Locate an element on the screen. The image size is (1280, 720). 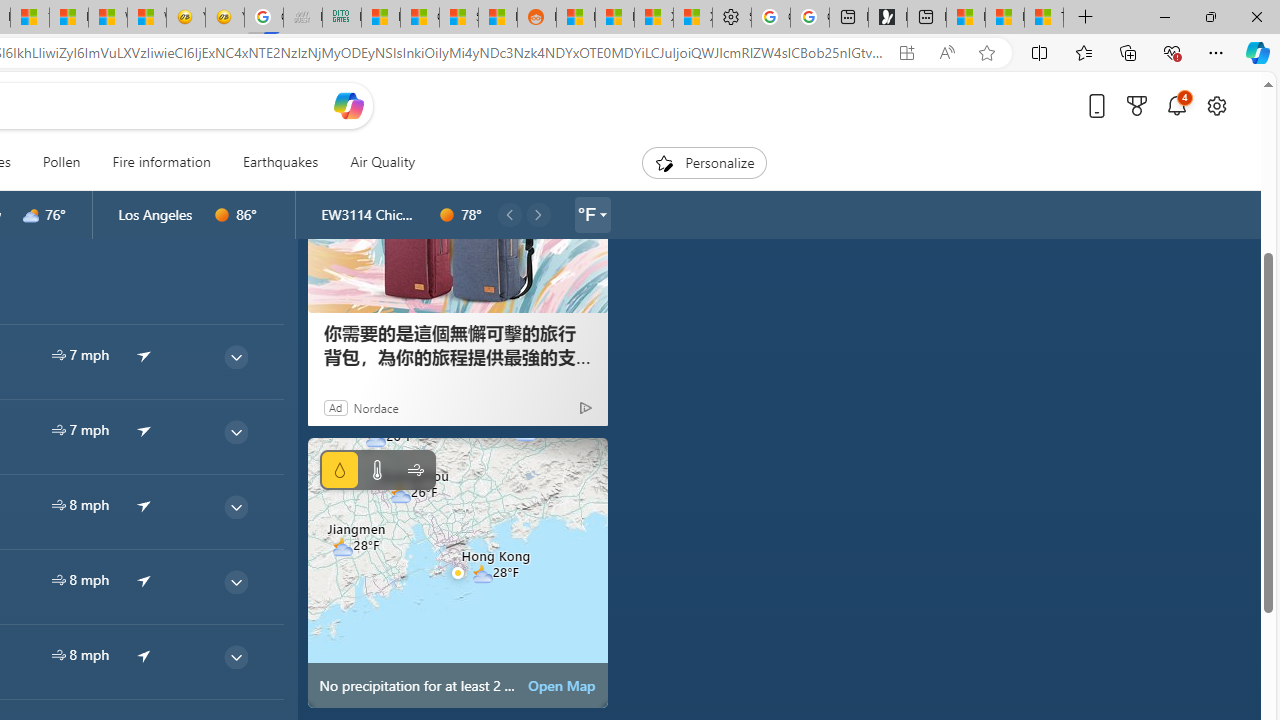
'common/thinArrow' is located at coordinates (235, 657).